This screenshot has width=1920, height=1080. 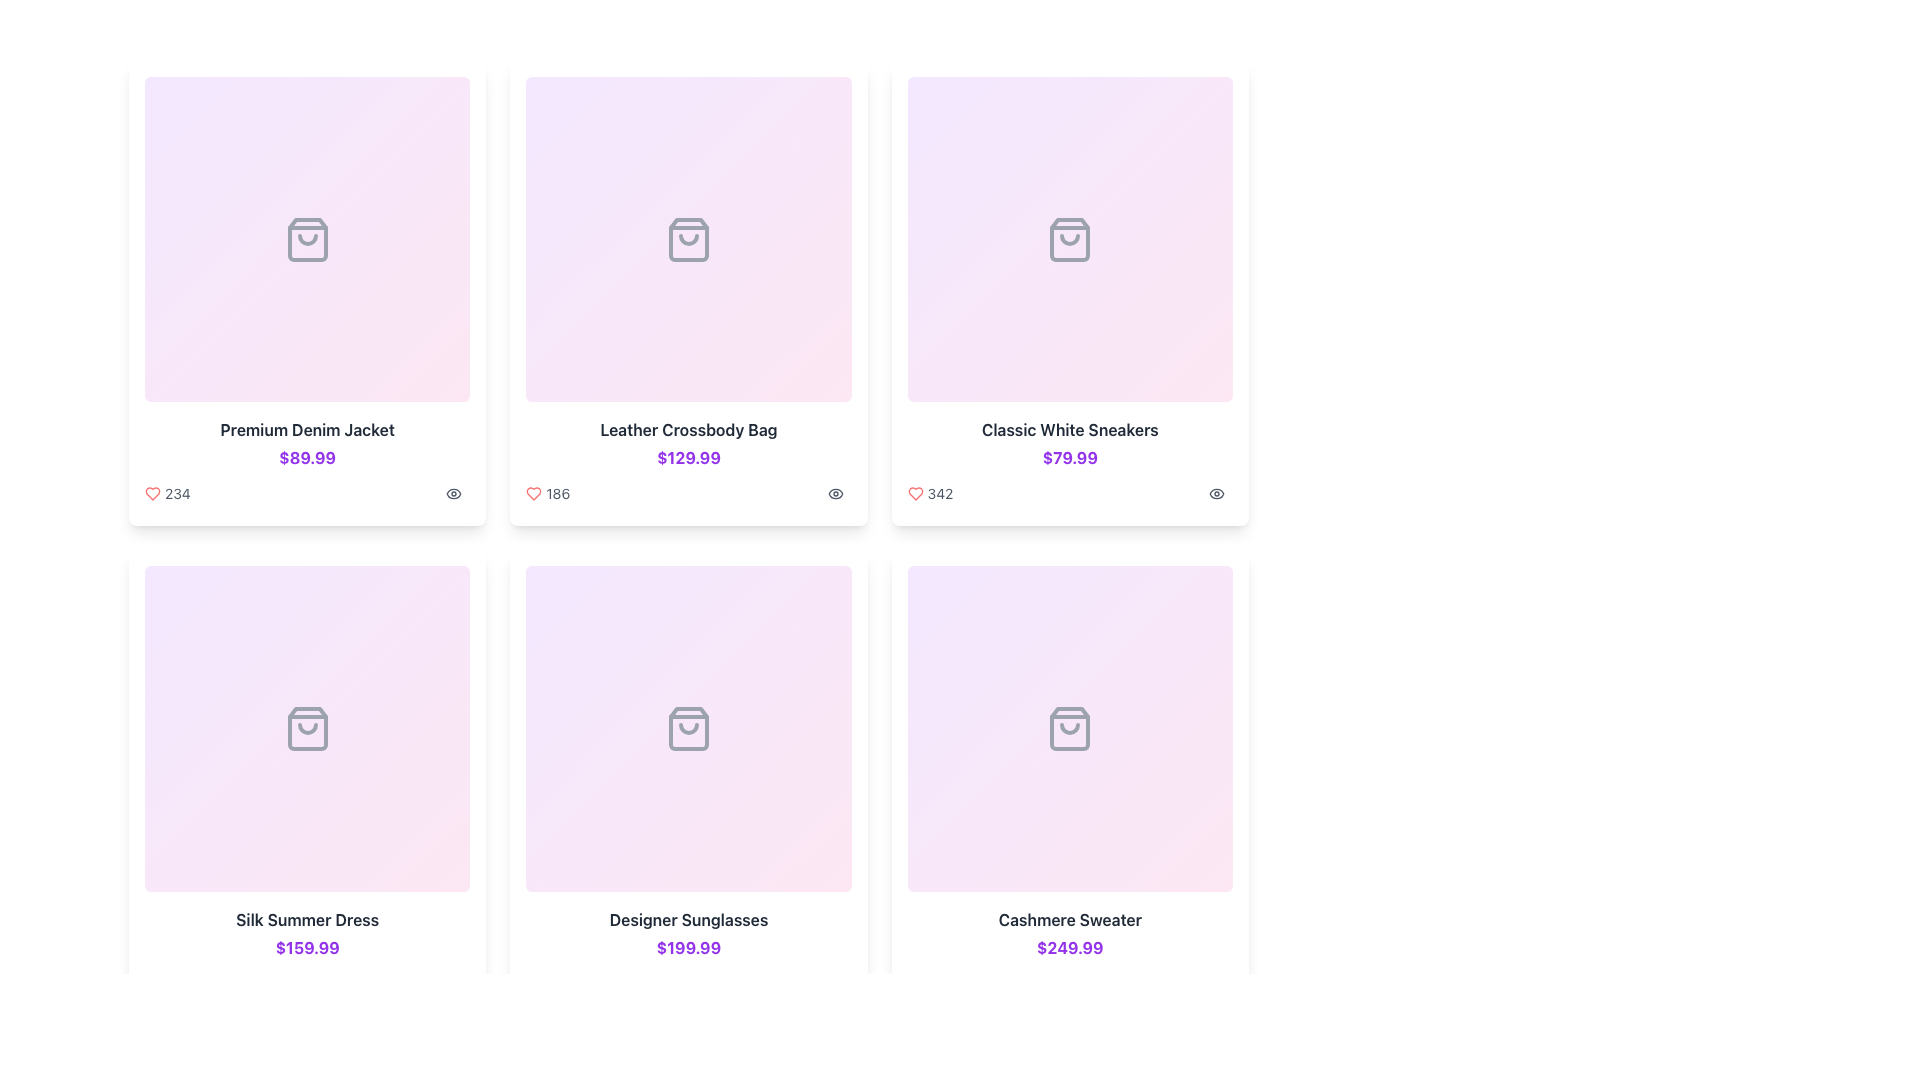 I want to click on the heart icon in the bottom-left corner of the 'Leather Crossbody Bag' product card to like or favorite the item, so click(x=534, y=494).